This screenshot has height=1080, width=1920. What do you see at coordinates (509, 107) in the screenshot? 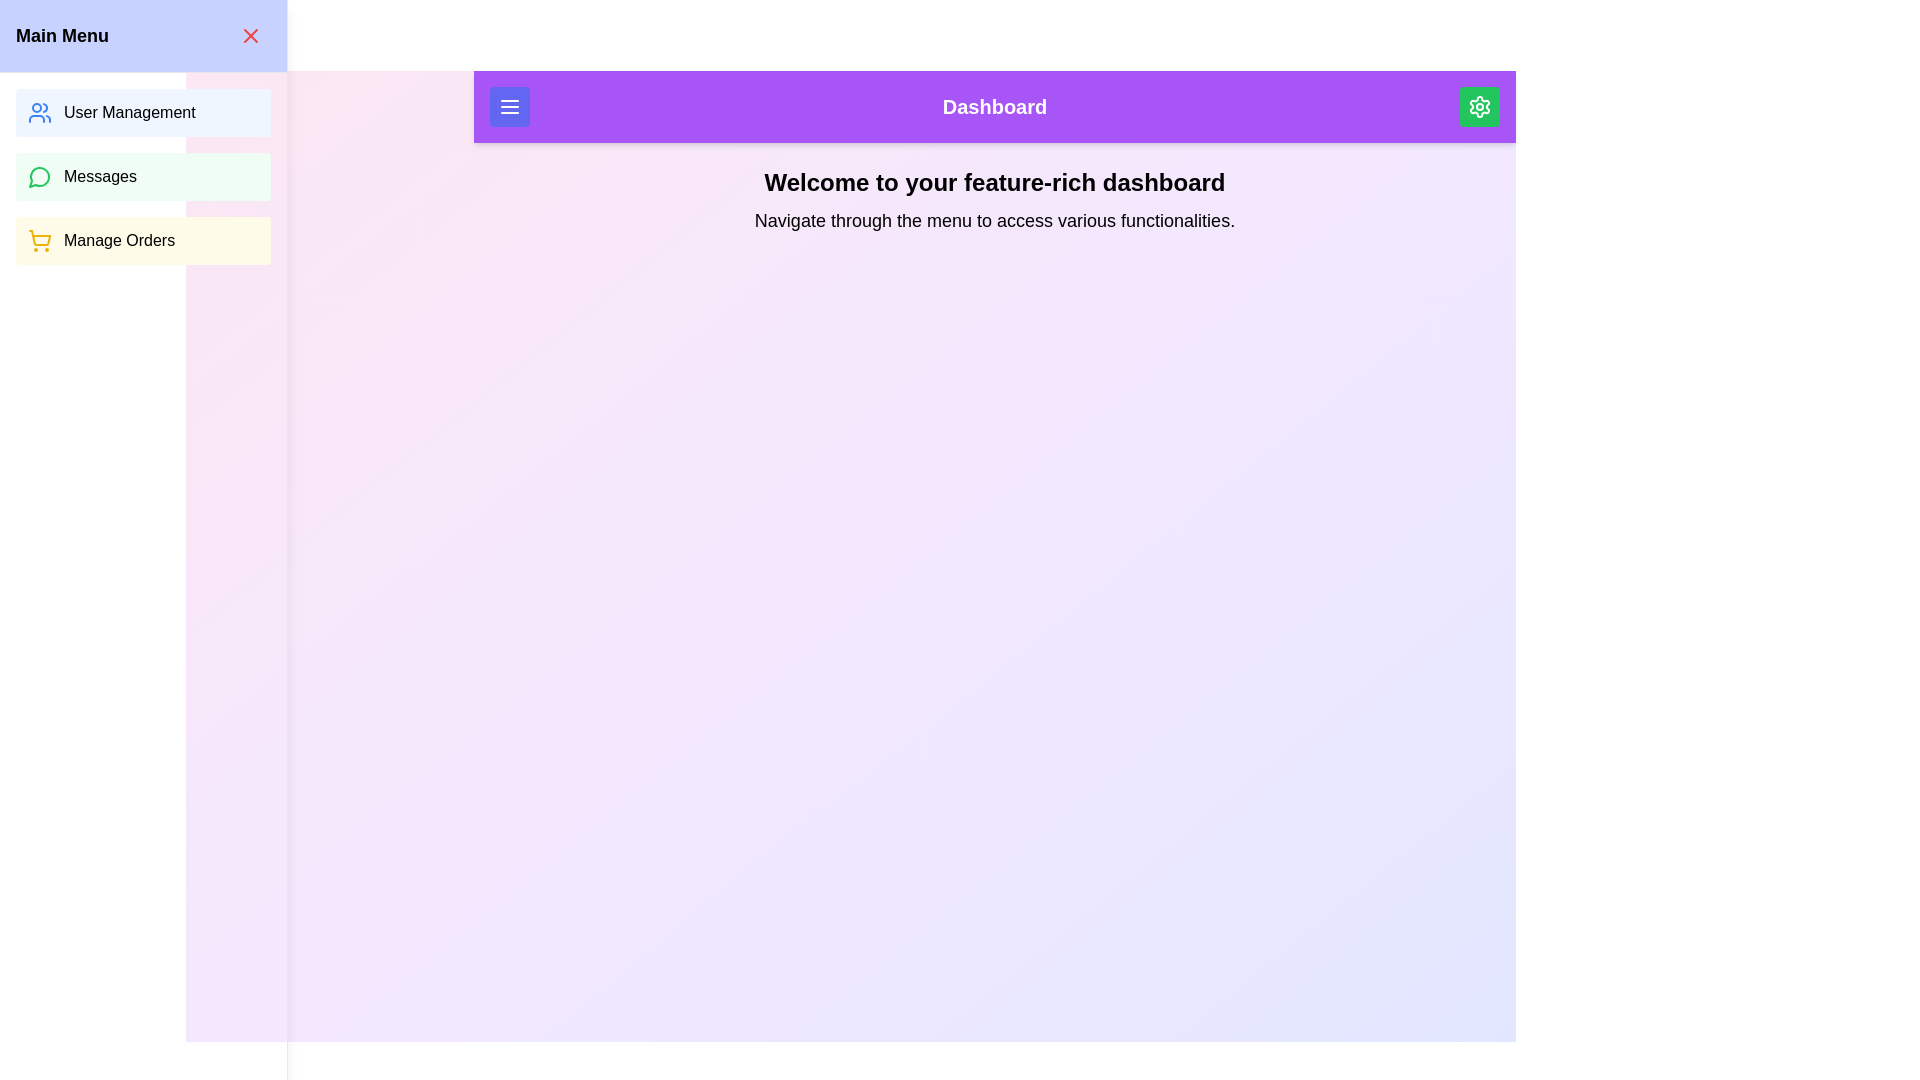
I see `the menu icon composed of three horizontal white lines within a rounded rectangular button with a purple background` at bounding box center [509, 107].